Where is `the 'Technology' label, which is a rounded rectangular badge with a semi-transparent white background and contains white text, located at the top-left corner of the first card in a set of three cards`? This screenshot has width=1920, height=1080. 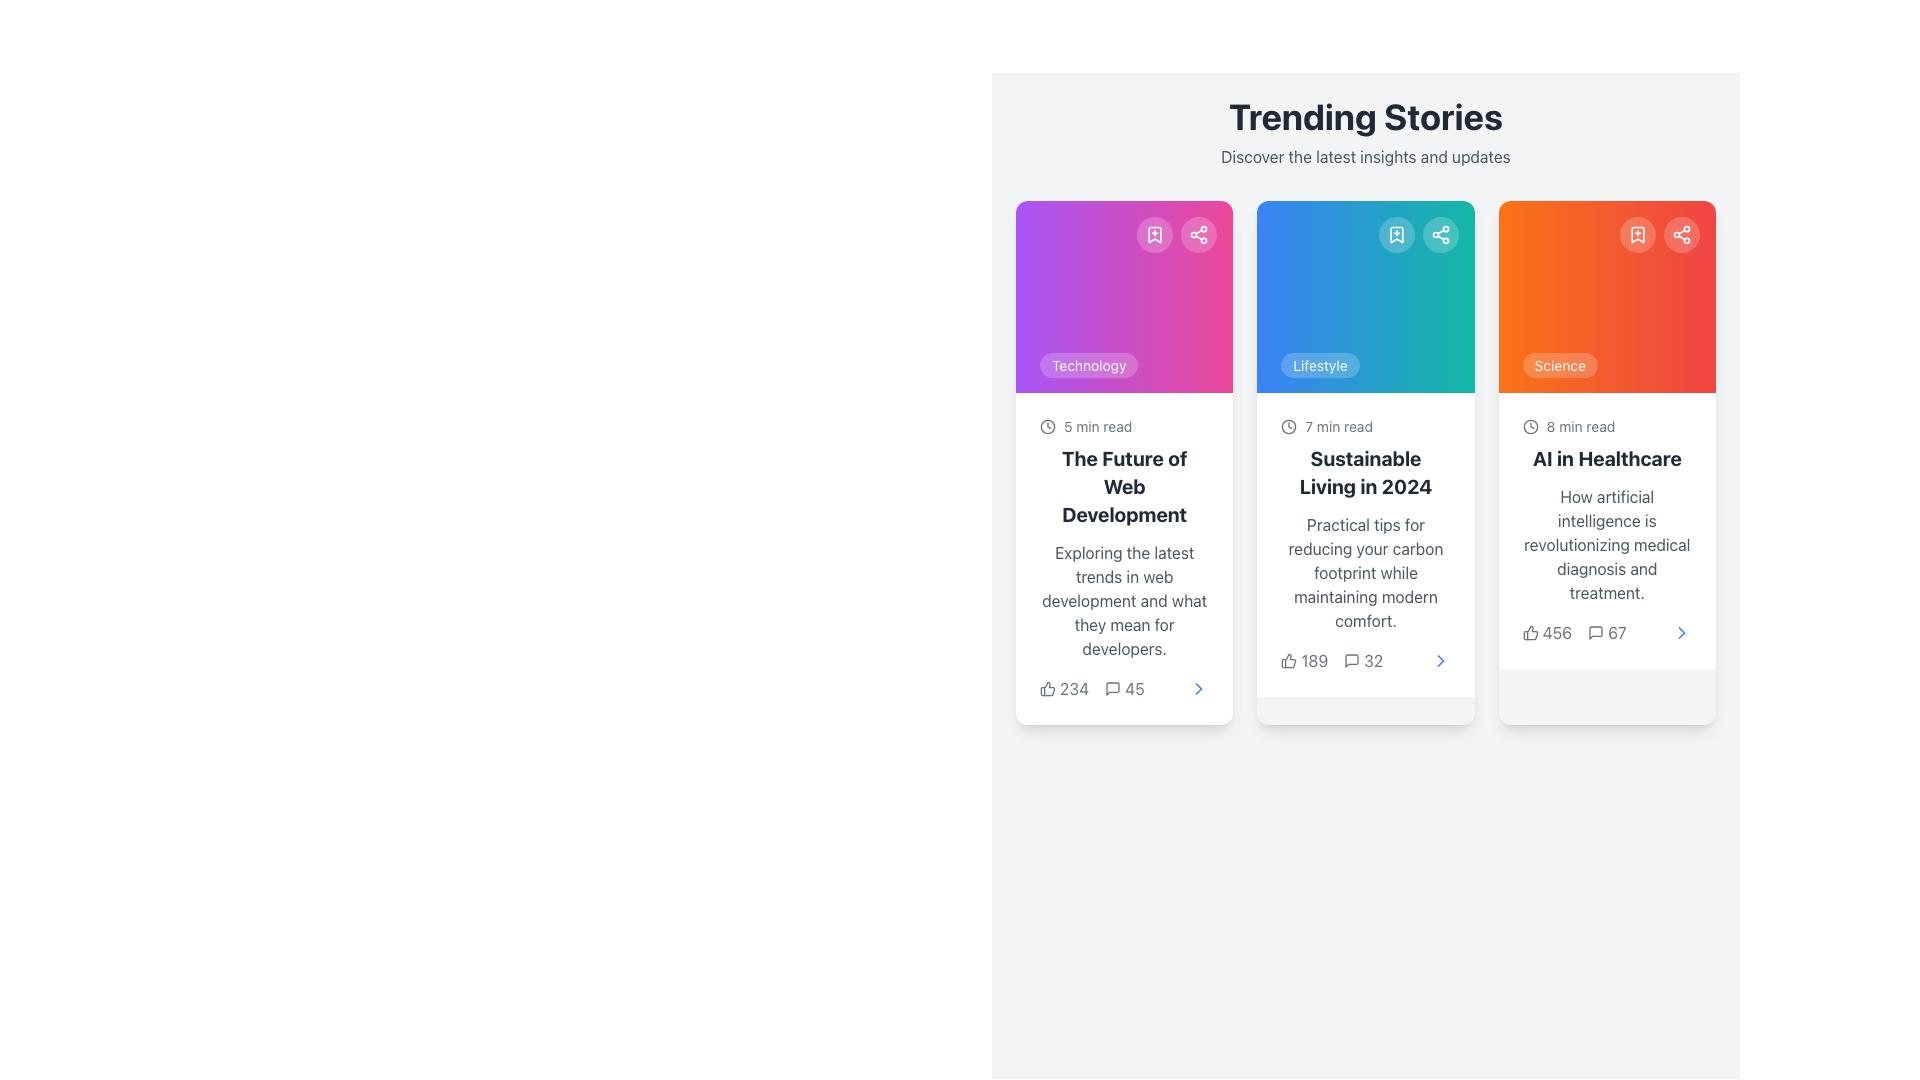
the 'Technology' label, which is a rounded rectangular badge with a semi-transparent white background and contains white text, located at the top-left corner of the first card in a set of three cards is located at coordinates (1088, 365).